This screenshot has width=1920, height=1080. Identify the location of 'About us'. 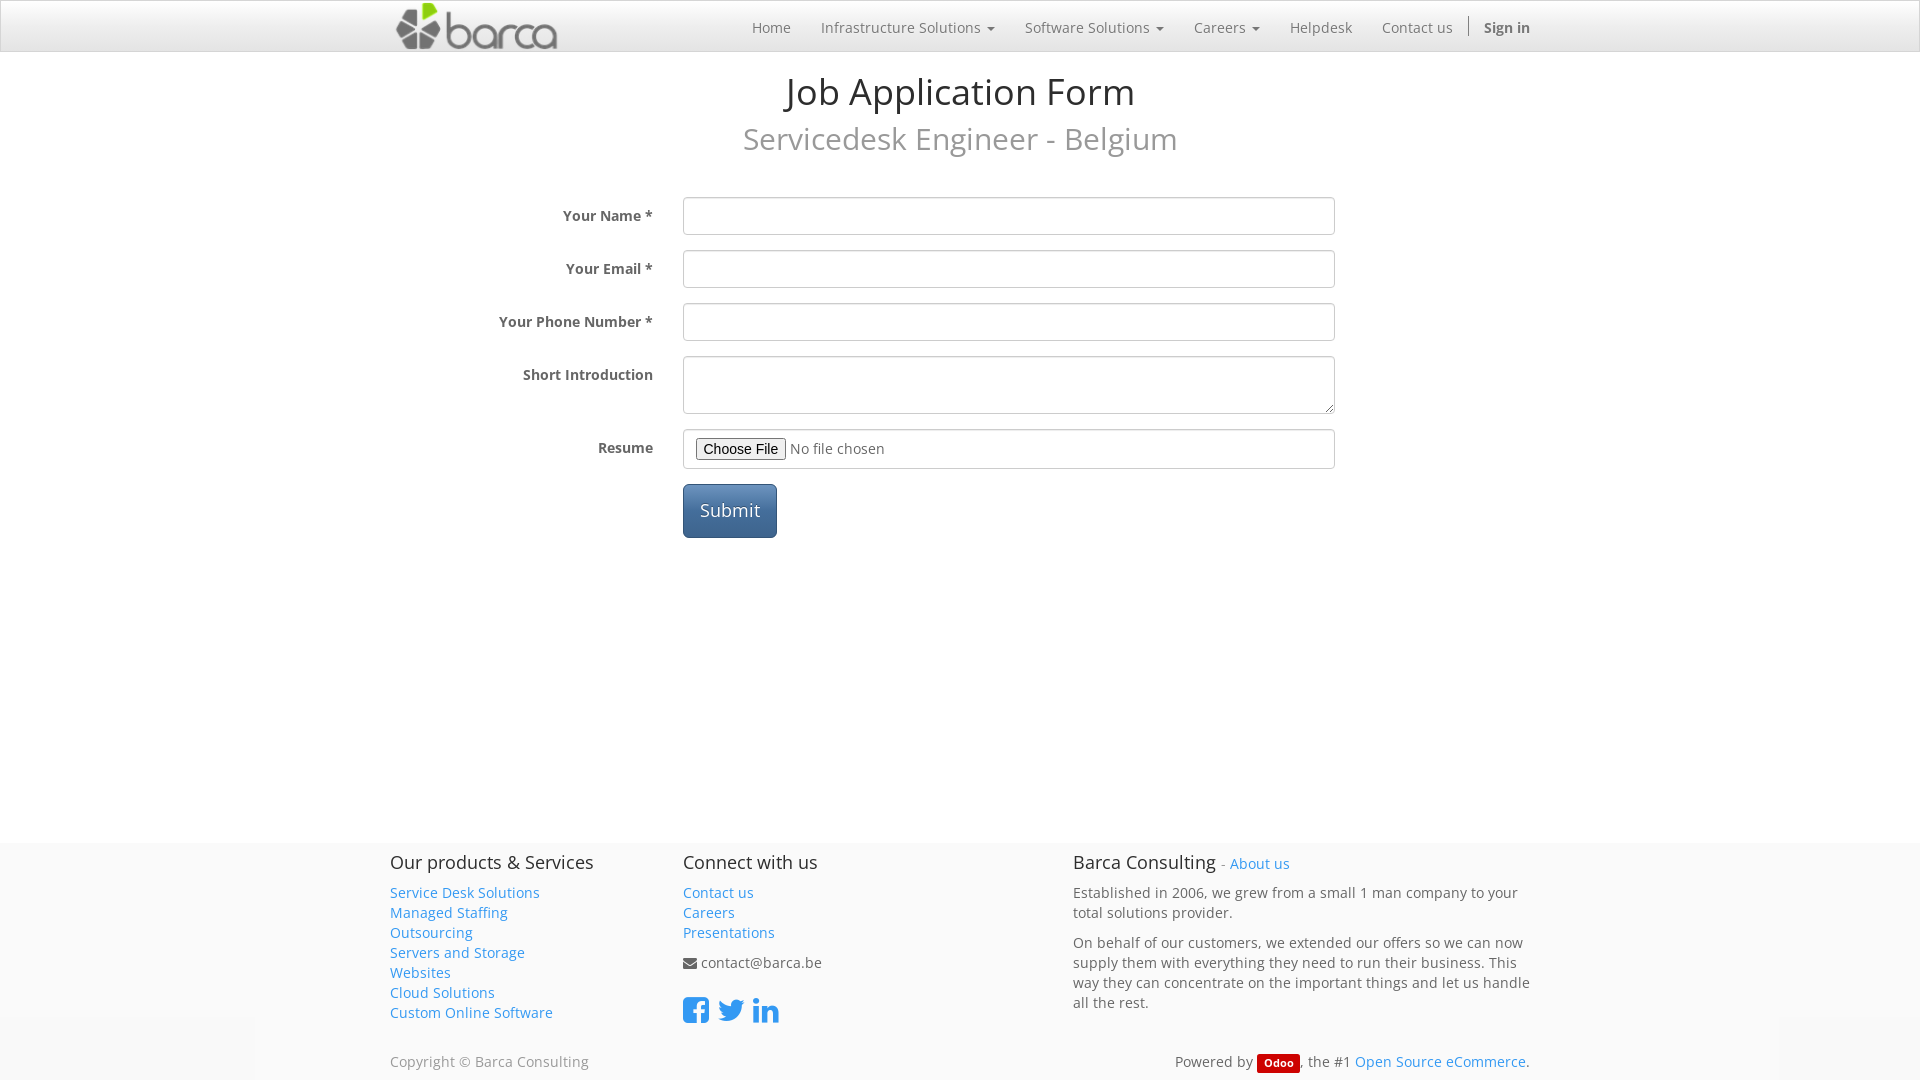
(1258, 863).